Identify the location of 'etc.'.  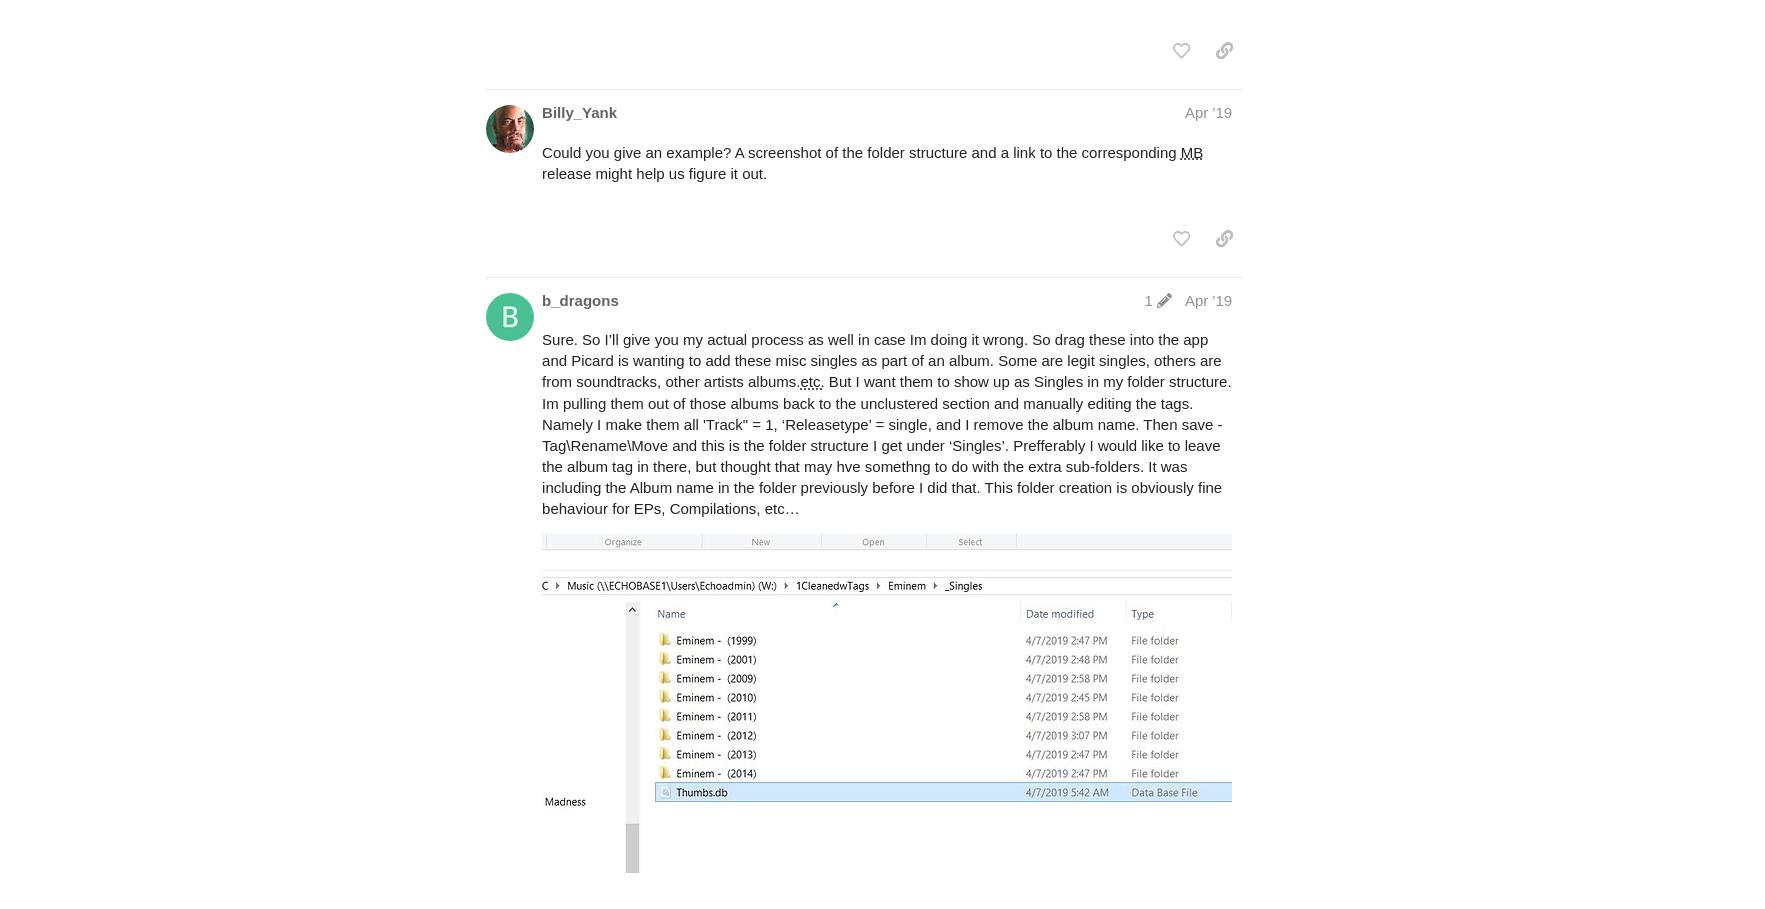
(811, 380).